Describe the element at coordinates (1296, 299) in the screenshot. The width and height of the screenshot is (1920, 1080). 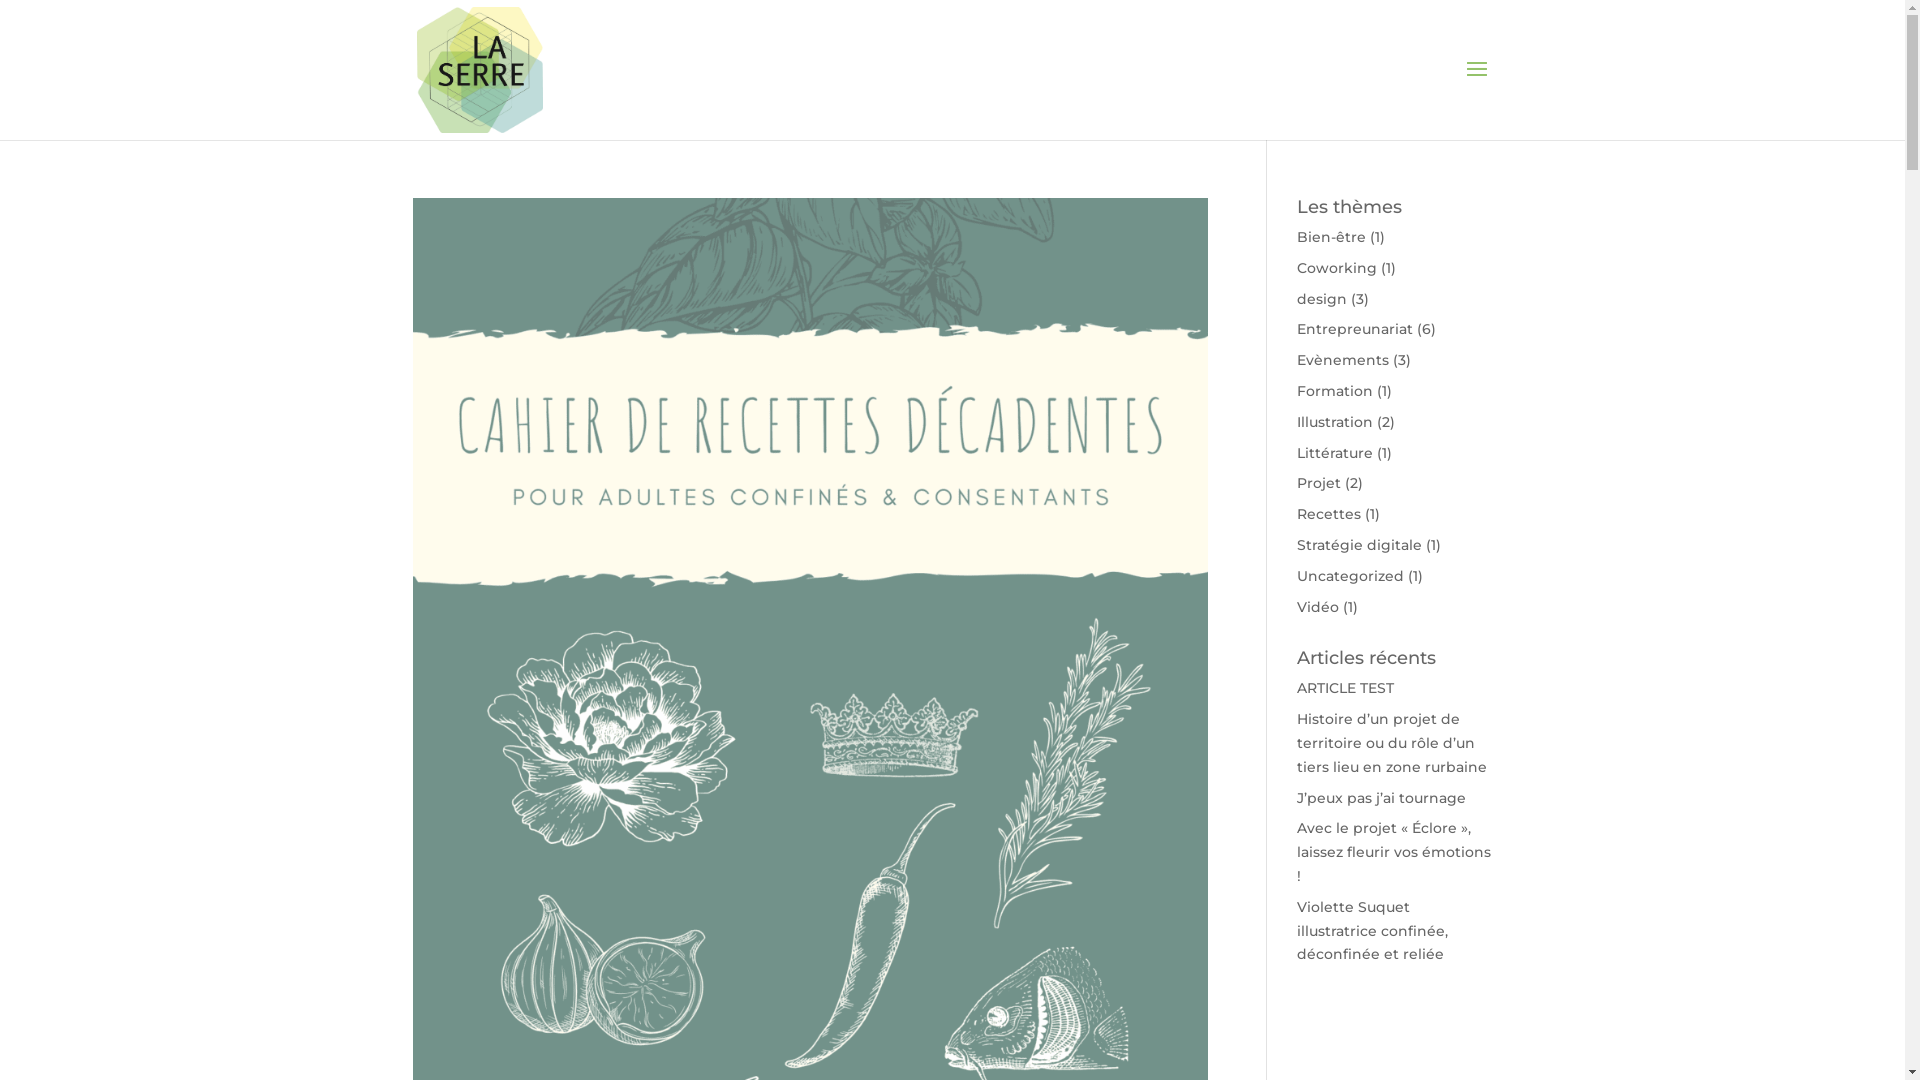
I see `'design'` at that location.